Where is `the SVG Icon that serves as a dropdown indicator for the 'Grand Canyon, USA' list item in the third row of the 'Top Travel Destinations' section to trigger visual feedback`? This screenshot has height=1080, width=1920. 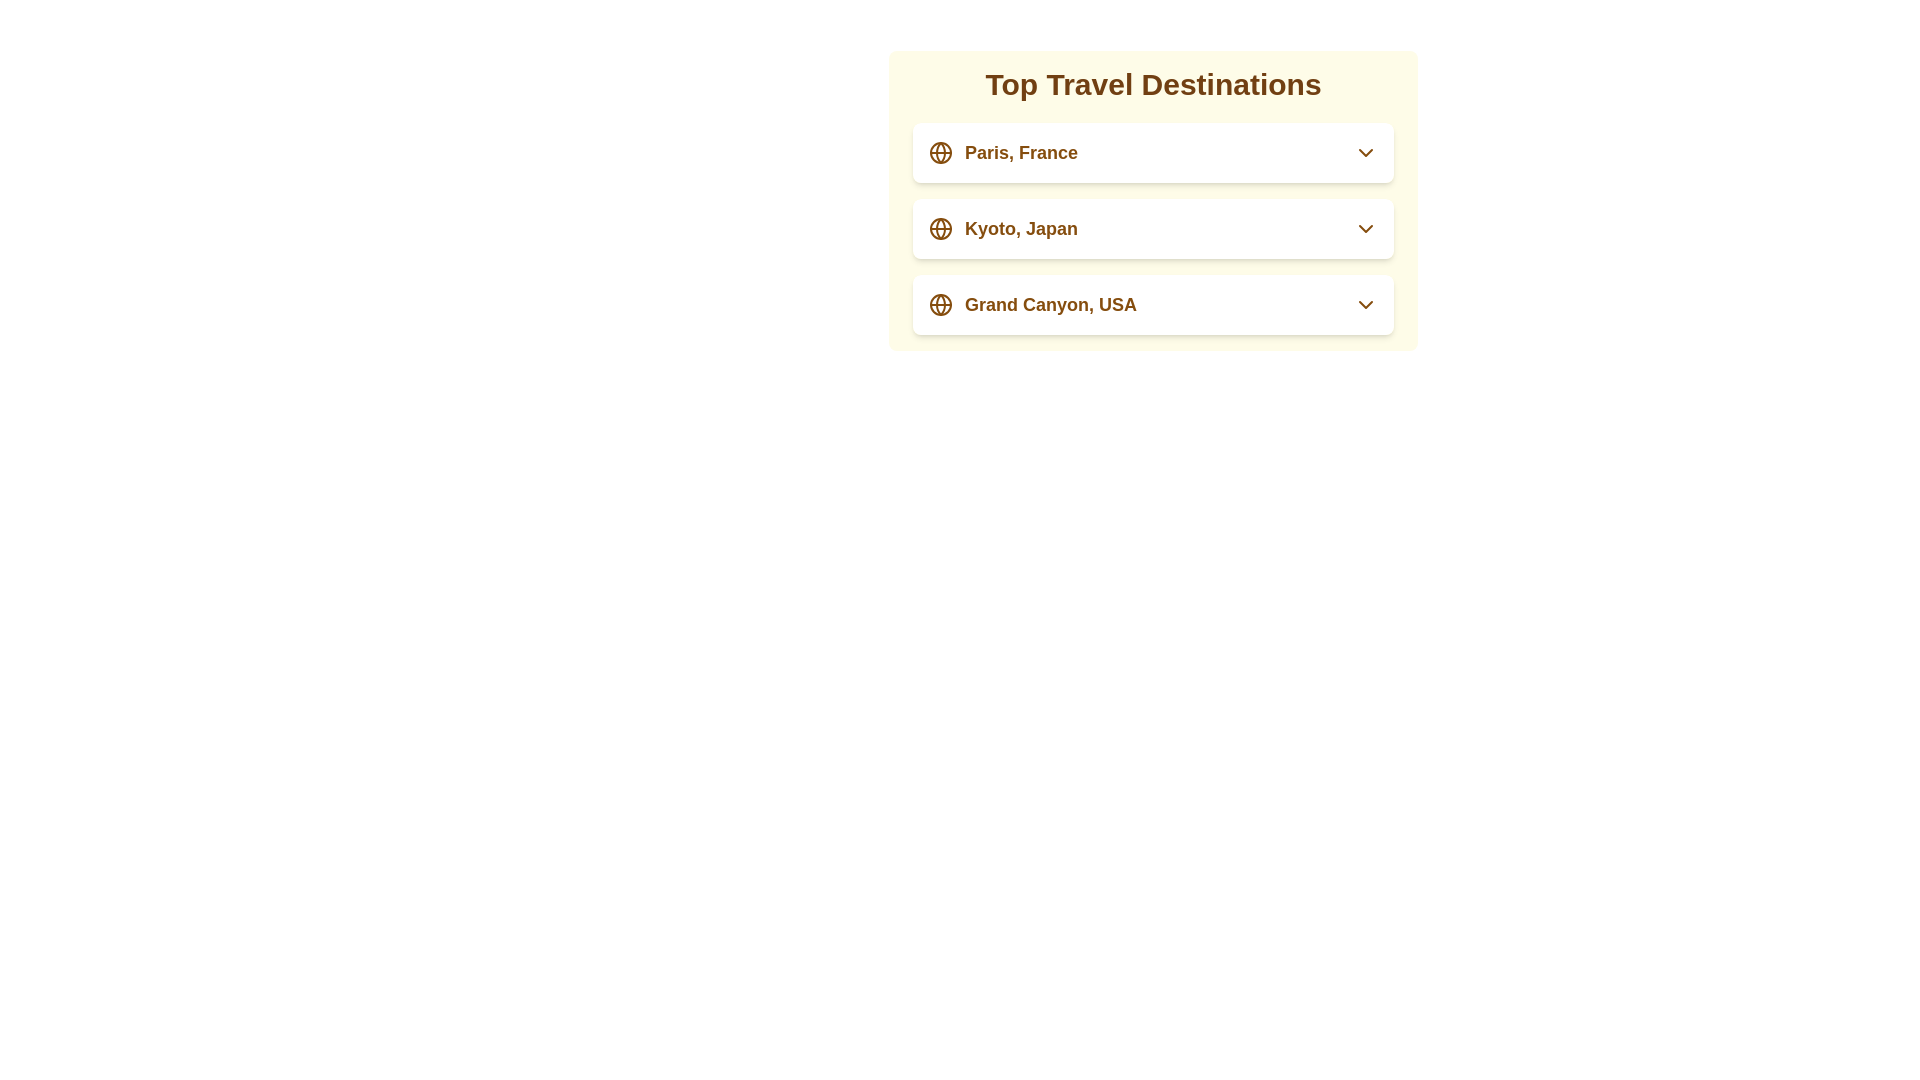 the SVG Icon that serves as a dropdown indicator for the 'Grand Canyon, USA' list item in the third row of the 'Top Travel Destinations' section to trigger visual feedback is located at coordinates (1365, 304).